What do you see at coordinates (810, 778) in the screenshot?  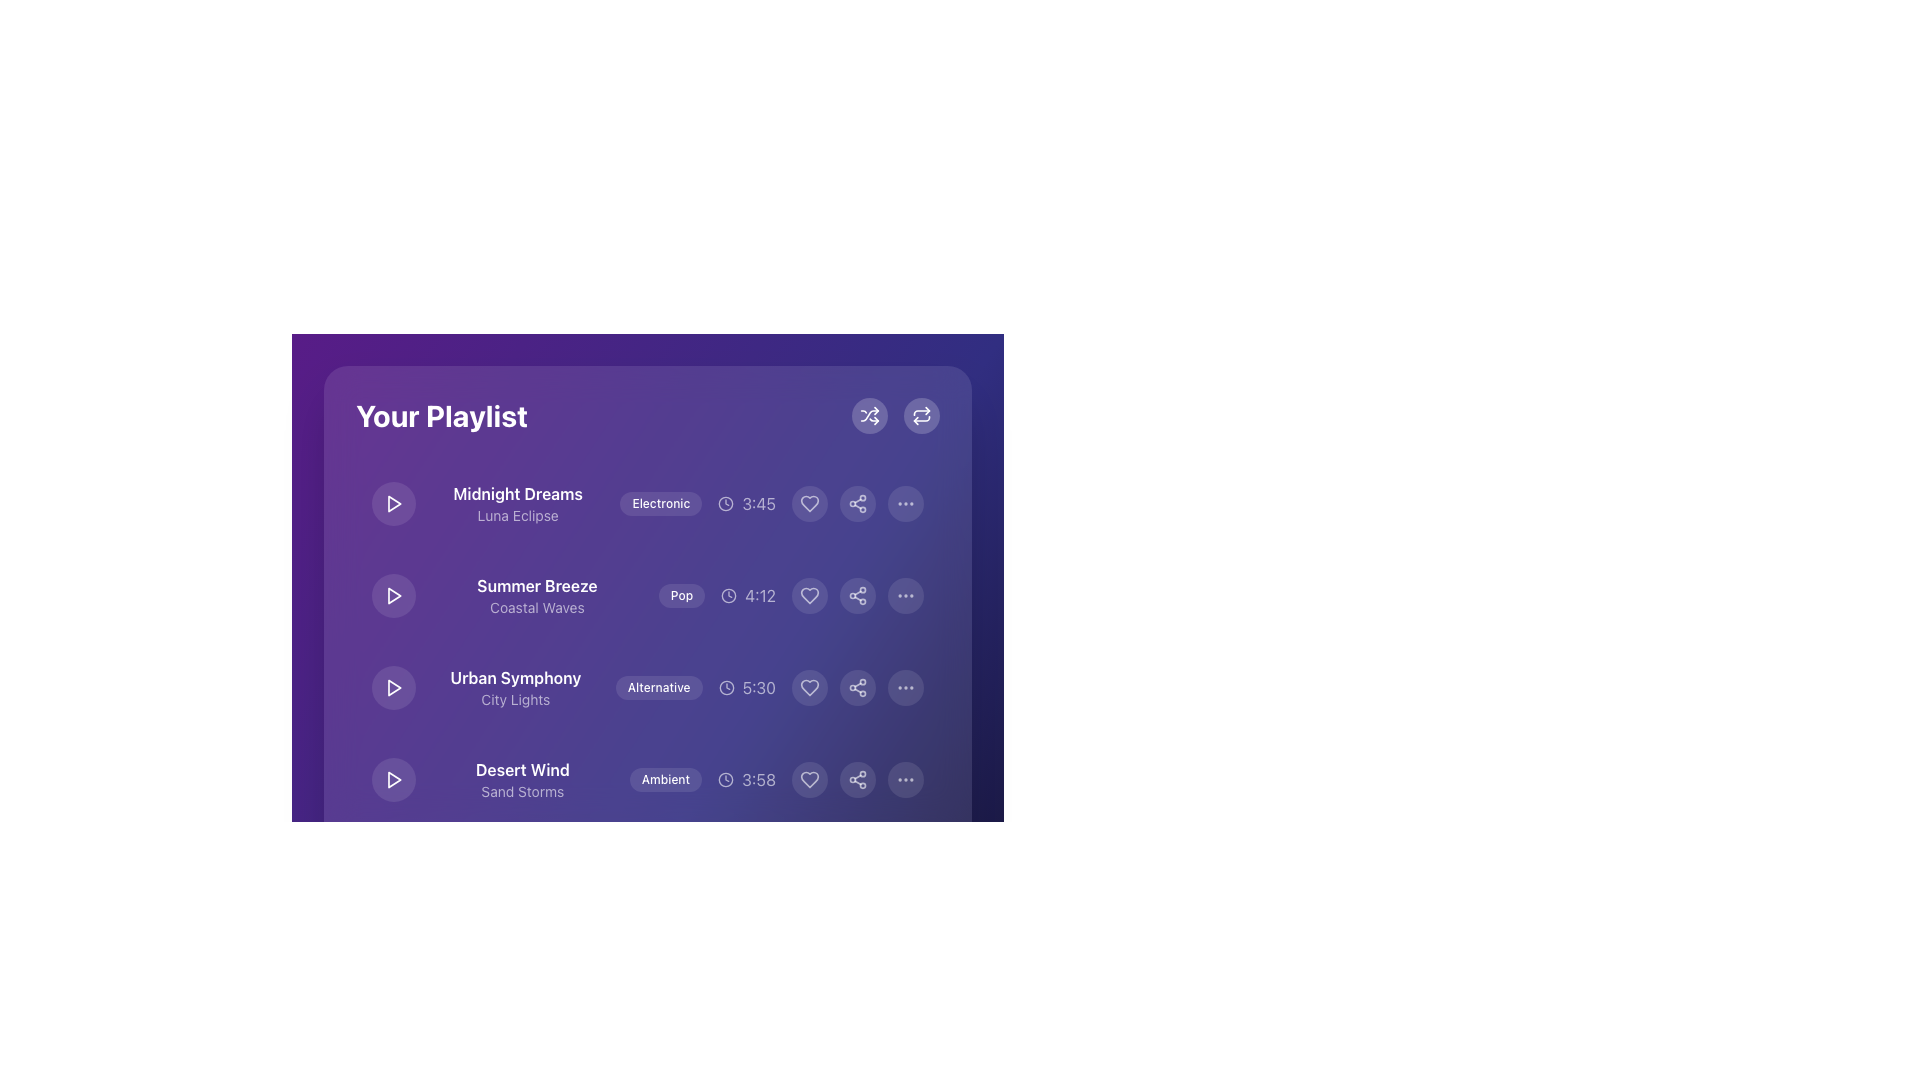 I see `the heart-shaped icon button on the far right side of the row for the song 'Desert Wind'` at bounding box center [810, 778].